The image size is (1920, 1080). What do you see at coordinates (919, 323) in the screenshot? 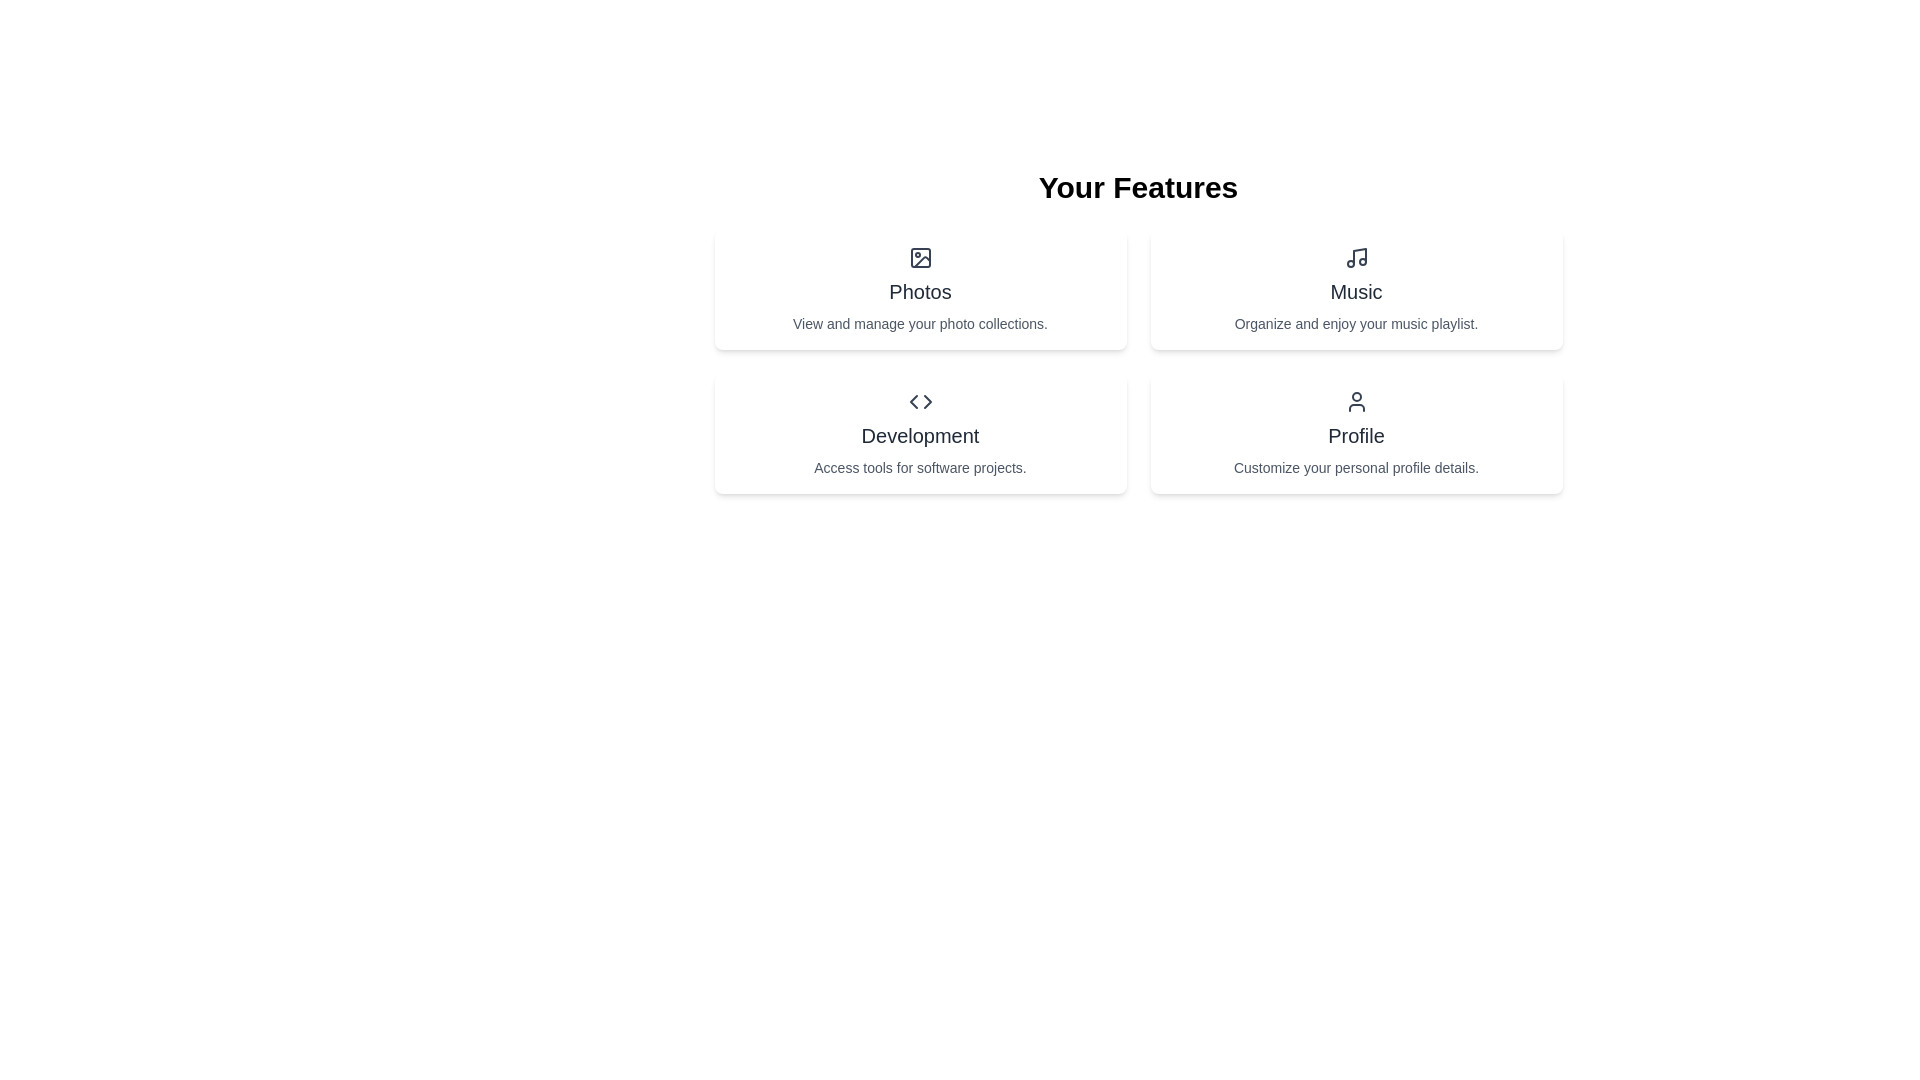
I see `the Text display component located at the bottom of the 'Photos' card, which provides additional information about the content or functionality associated with the card` at bounding box center [919, 323].